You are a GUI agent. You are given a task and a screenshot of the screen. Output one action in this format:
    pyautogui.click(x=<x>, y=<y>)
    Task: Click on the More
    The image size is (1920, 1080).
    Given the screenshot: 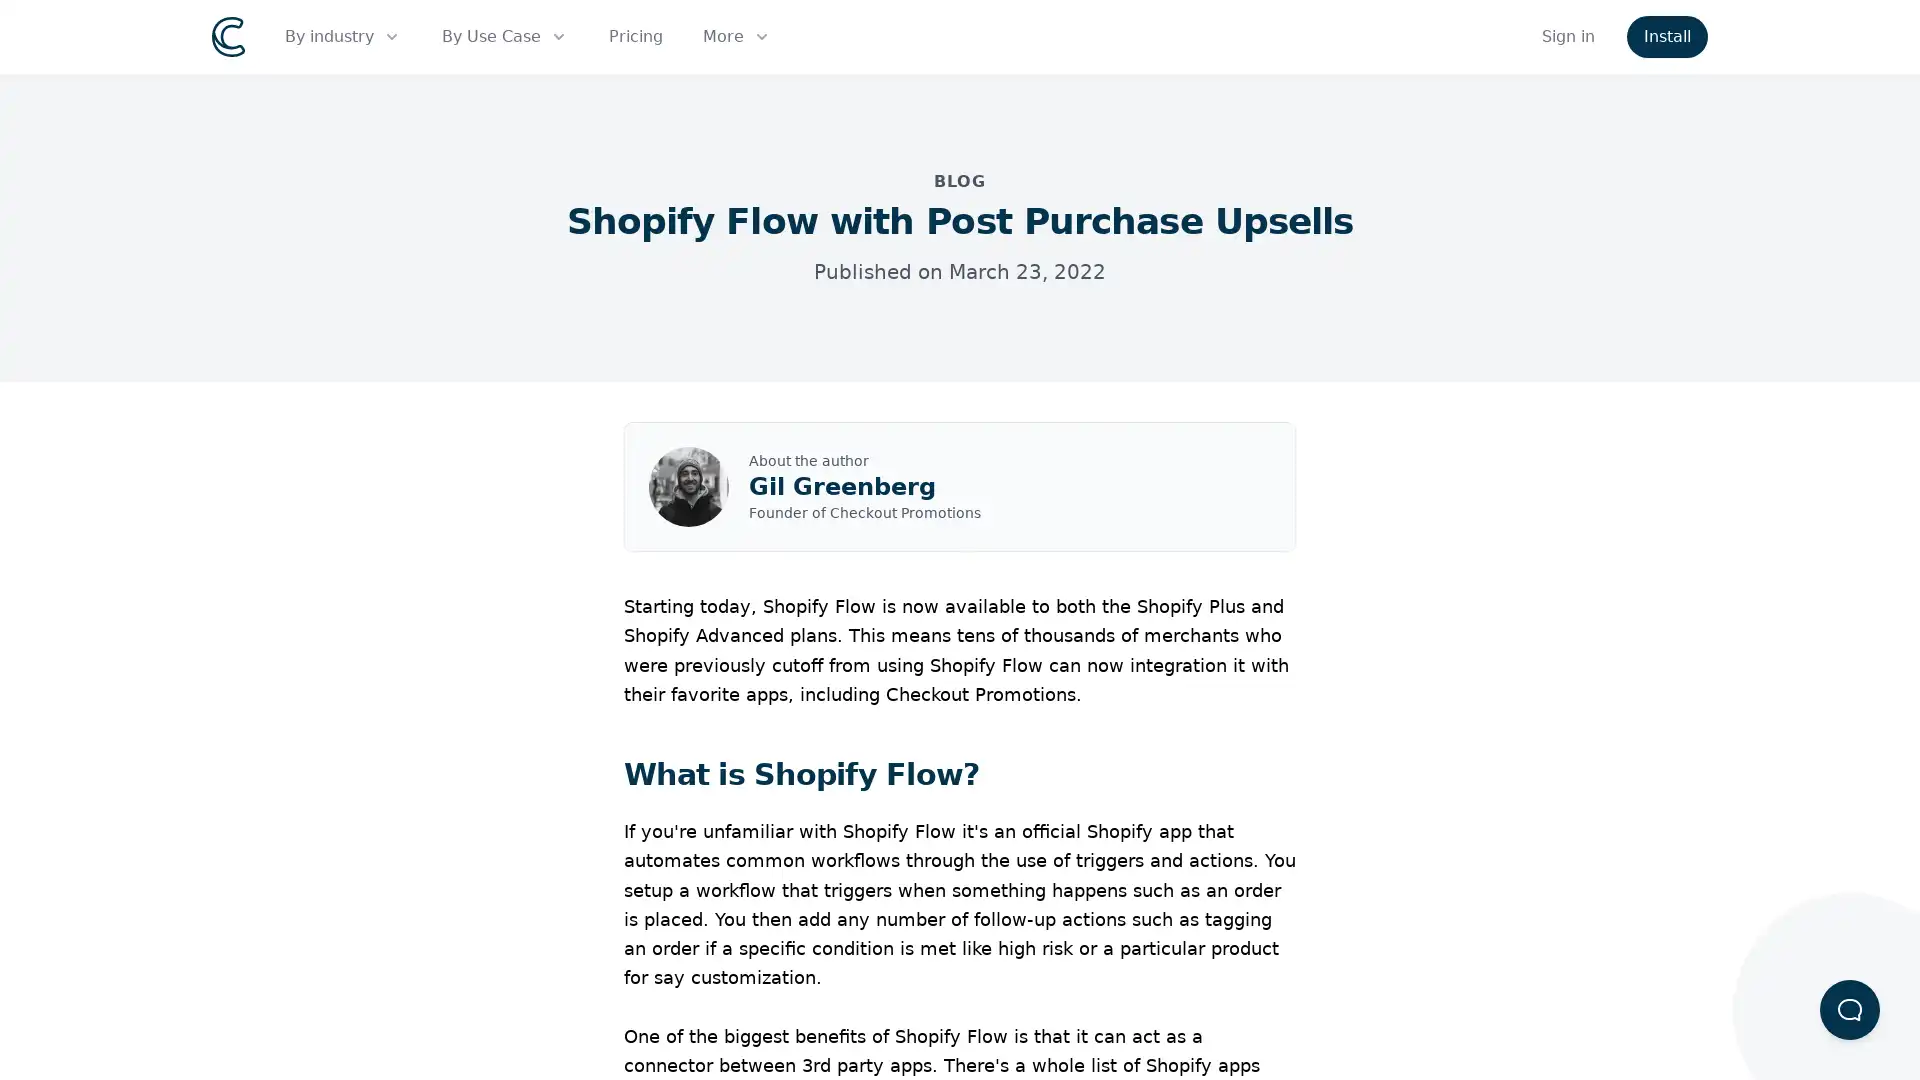 What is the action you would take?
    pyautogui.click(x=736, y=37)
    